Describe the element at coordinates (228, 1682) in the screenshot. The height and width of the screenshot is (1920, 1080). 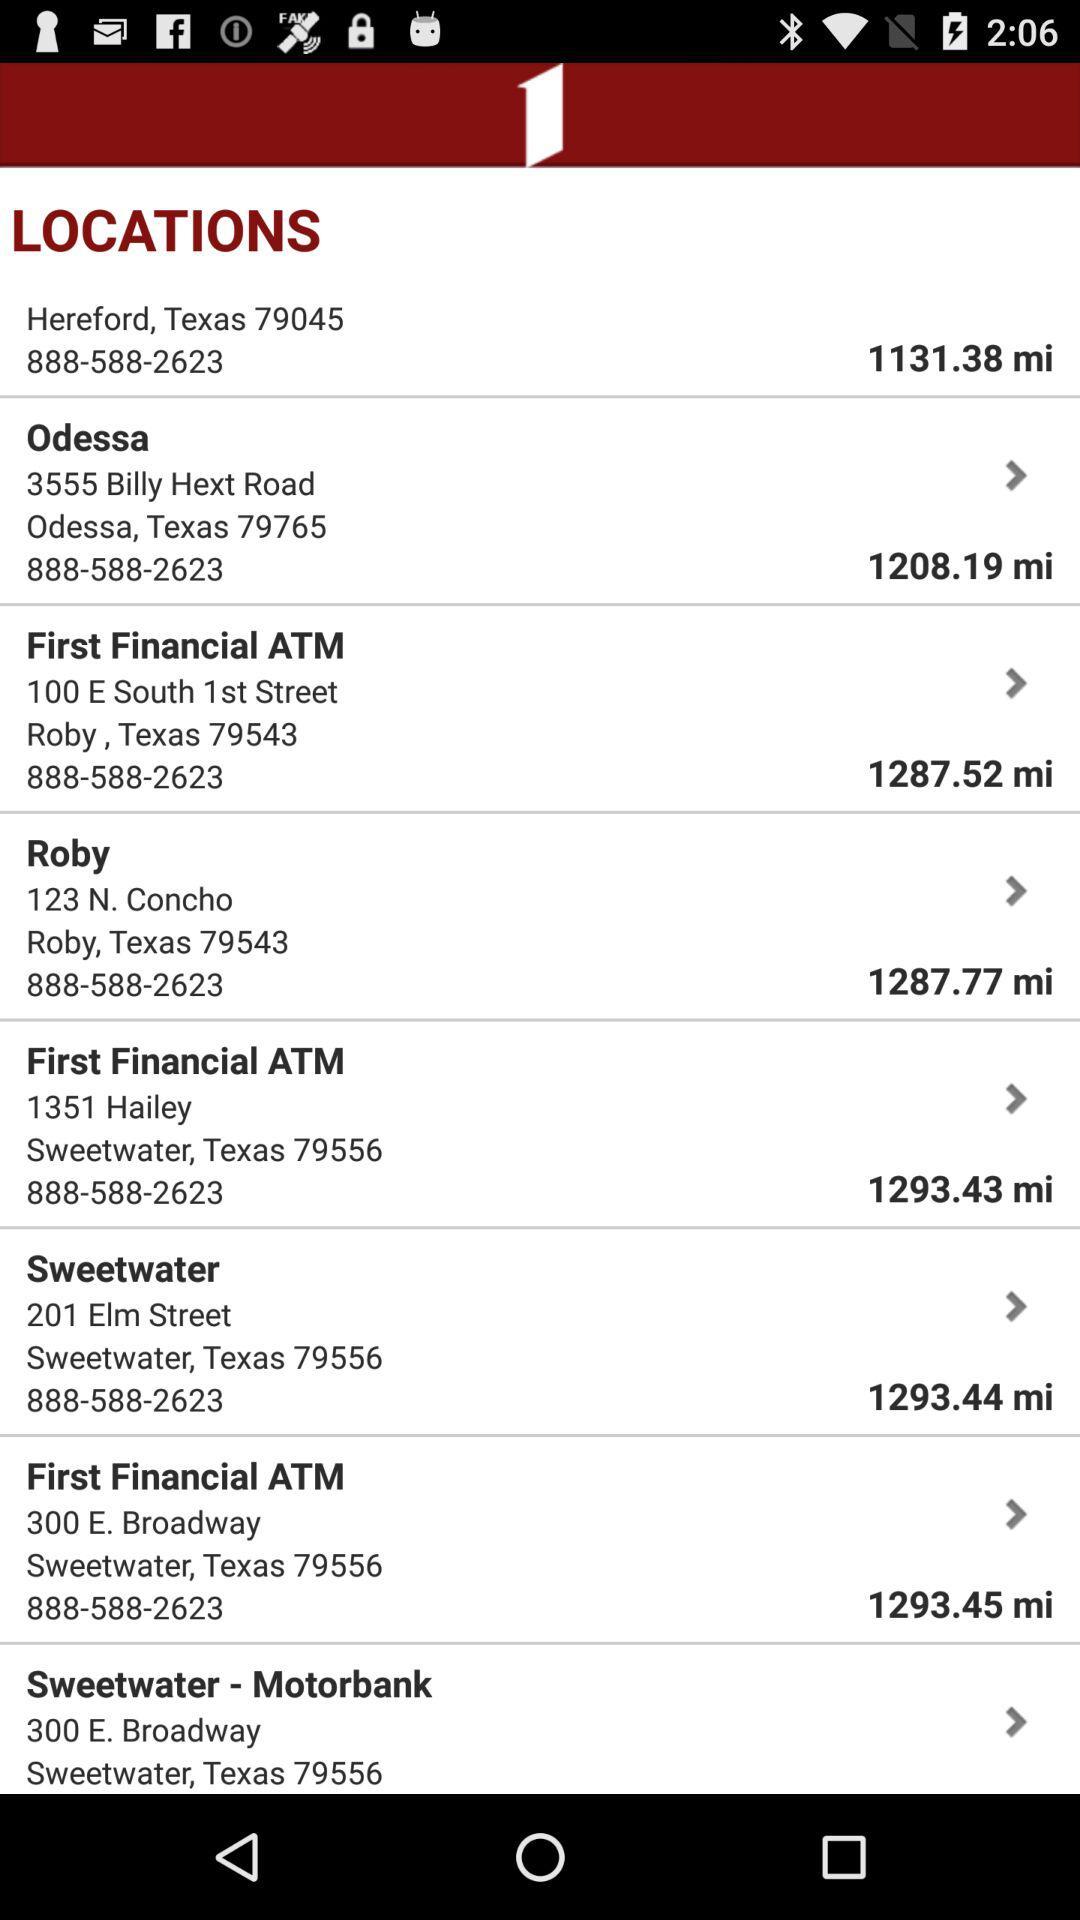
I see `the sweetwater - motorbank icon` at that location.